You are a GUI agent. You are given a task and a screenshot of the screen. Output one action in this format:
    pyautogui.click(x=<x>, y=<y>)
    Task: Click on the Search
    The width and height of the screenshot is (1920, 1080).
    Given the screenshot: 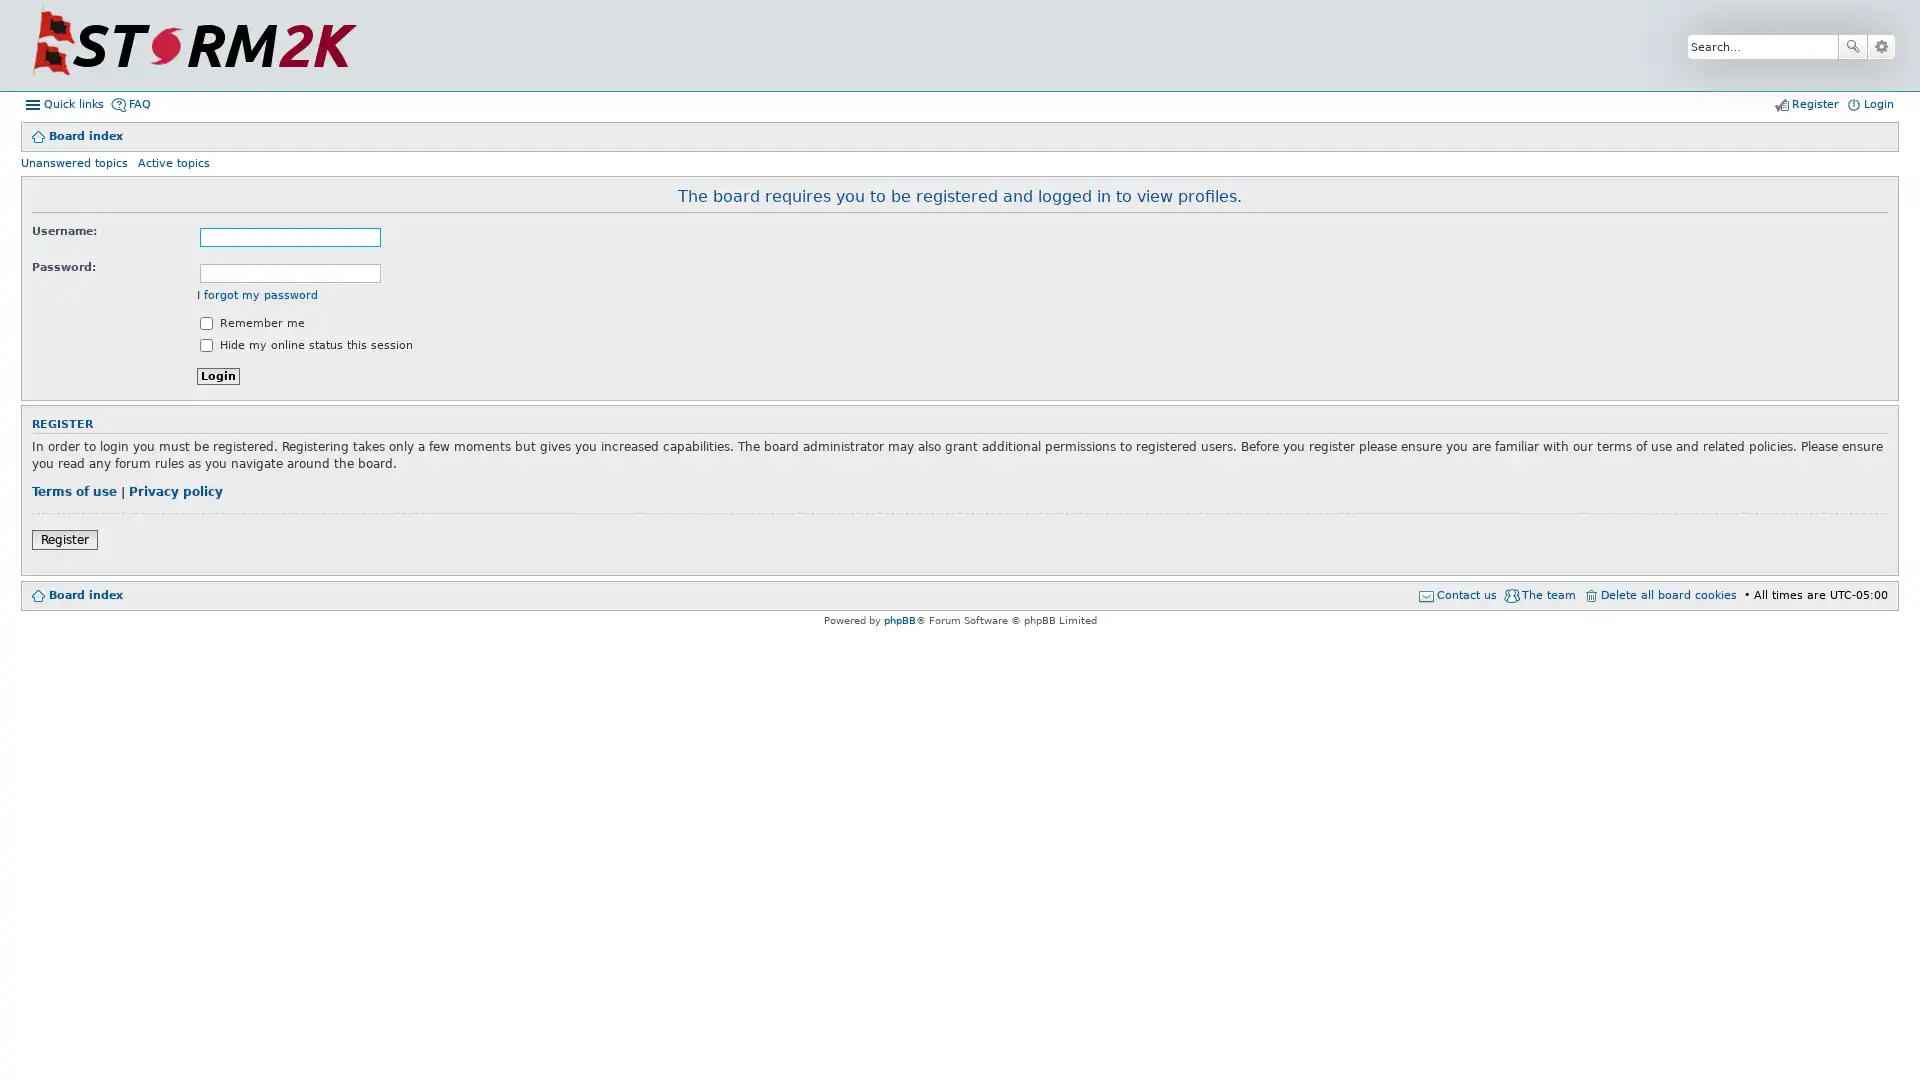 What is the action you would take?
    pyautogui.click(x=1851, y=45)
    